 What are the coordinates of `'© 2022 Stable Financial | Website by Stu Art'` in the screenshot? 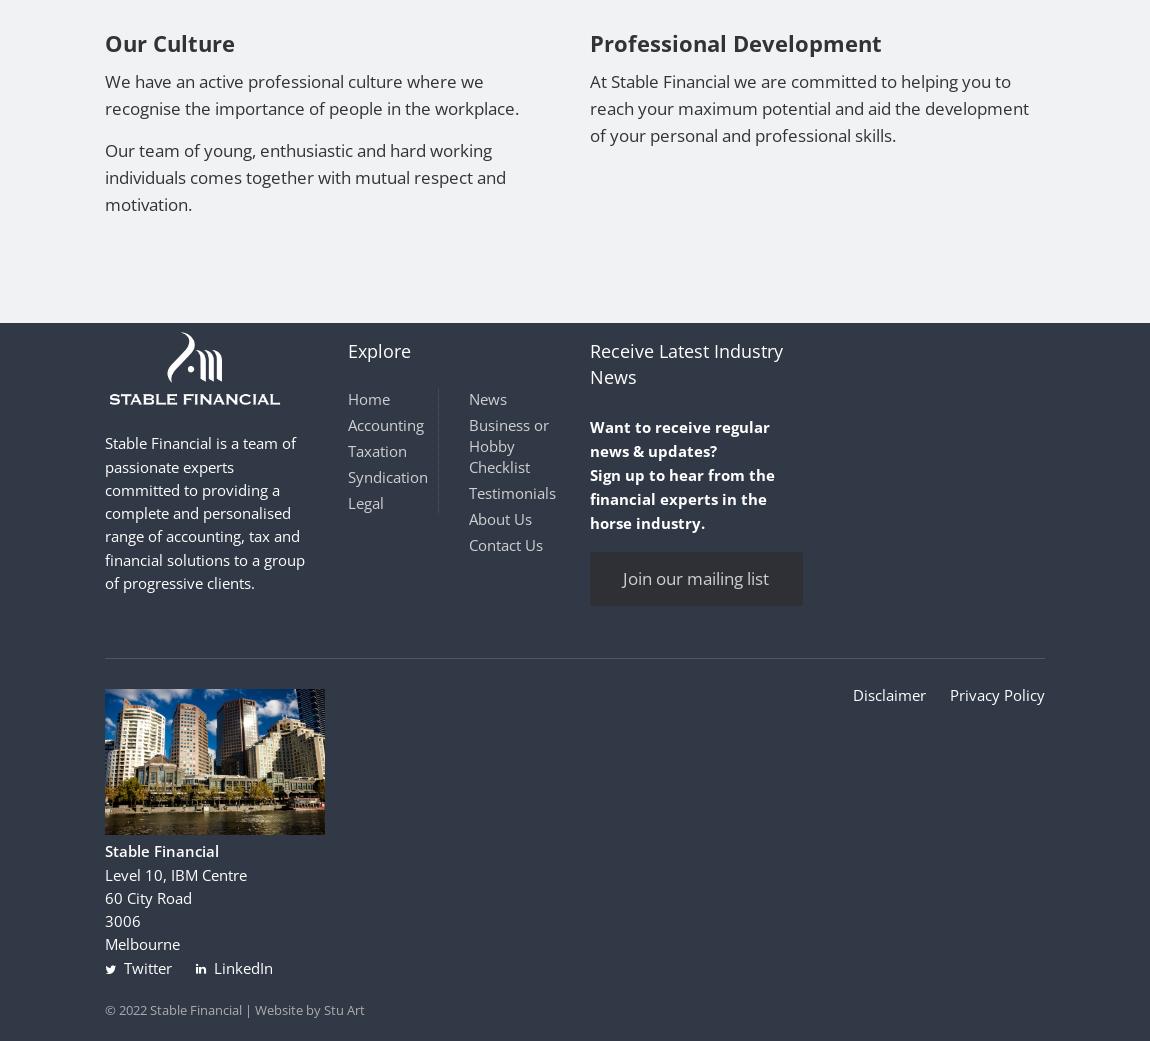 It's located at (233, 1009).